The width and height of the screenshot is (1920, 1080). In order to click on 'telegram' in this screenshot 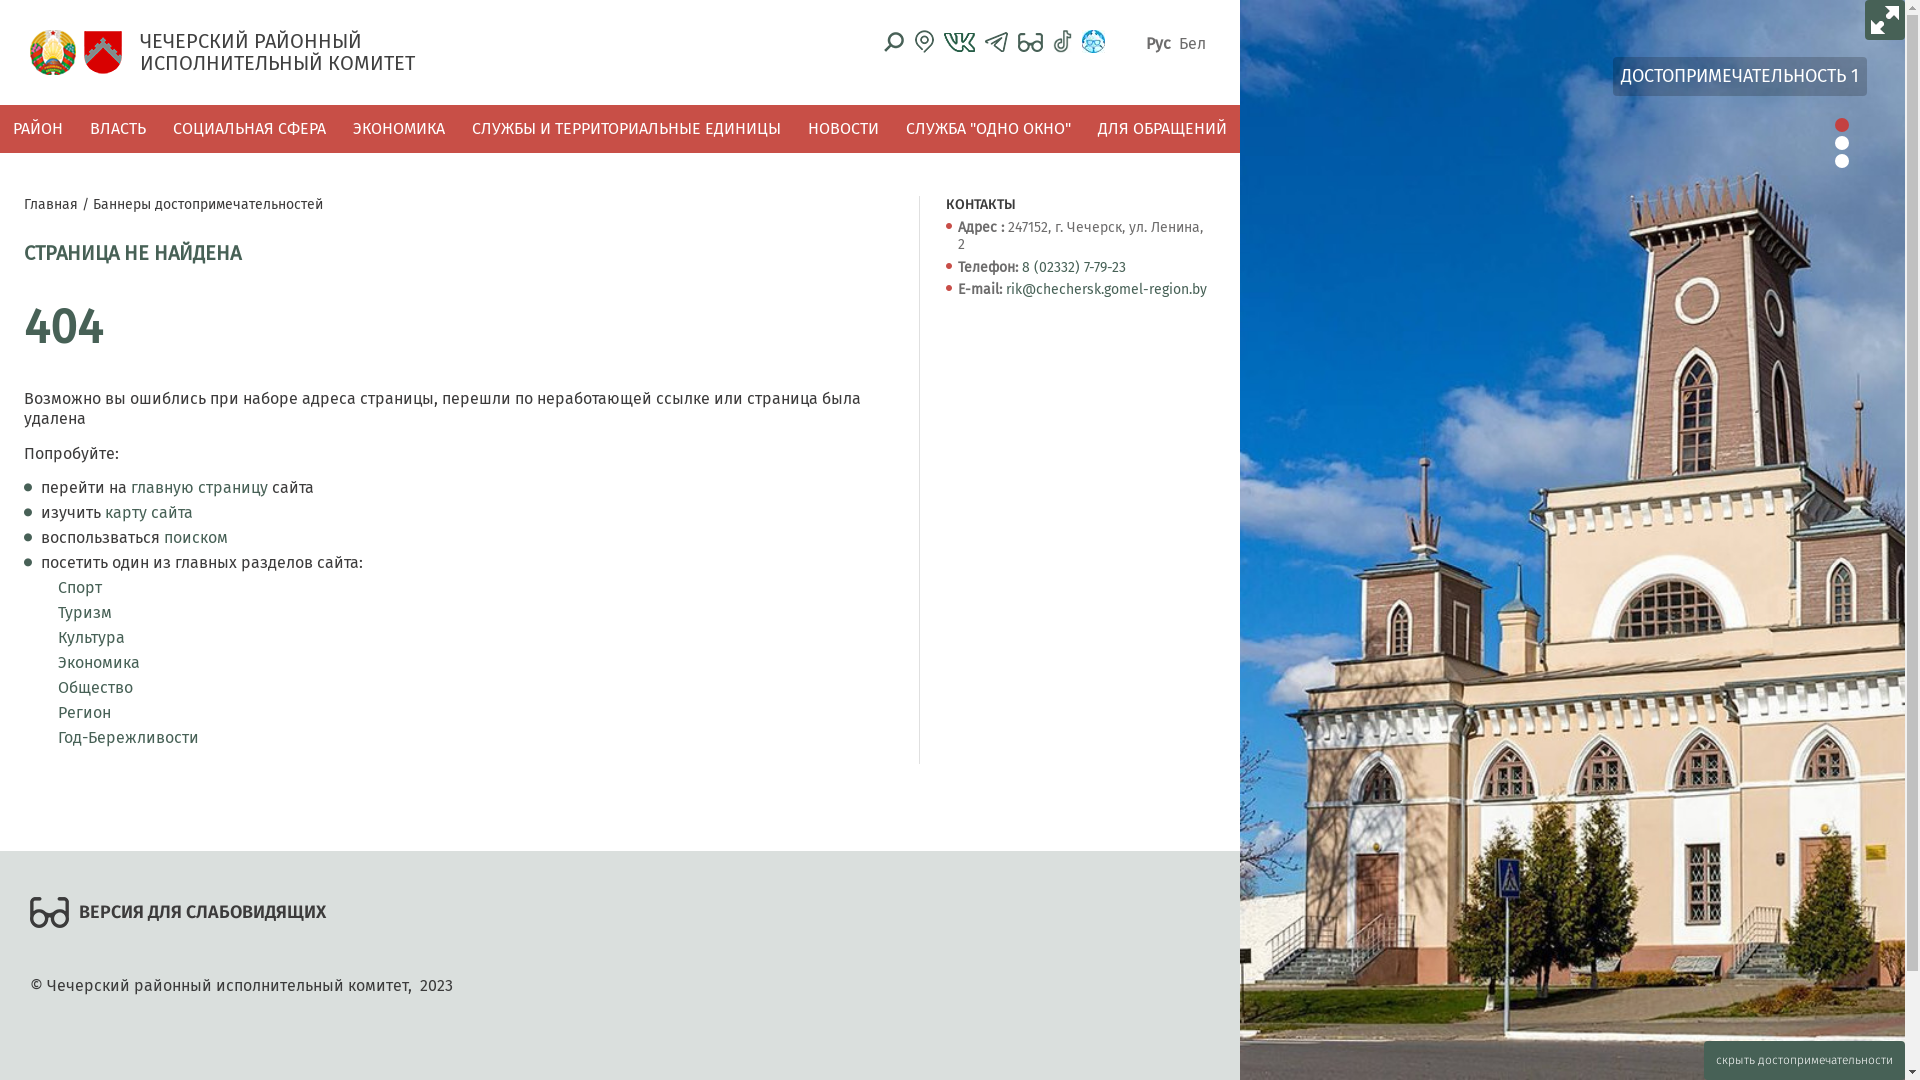, I will do `click(996, 42)`.